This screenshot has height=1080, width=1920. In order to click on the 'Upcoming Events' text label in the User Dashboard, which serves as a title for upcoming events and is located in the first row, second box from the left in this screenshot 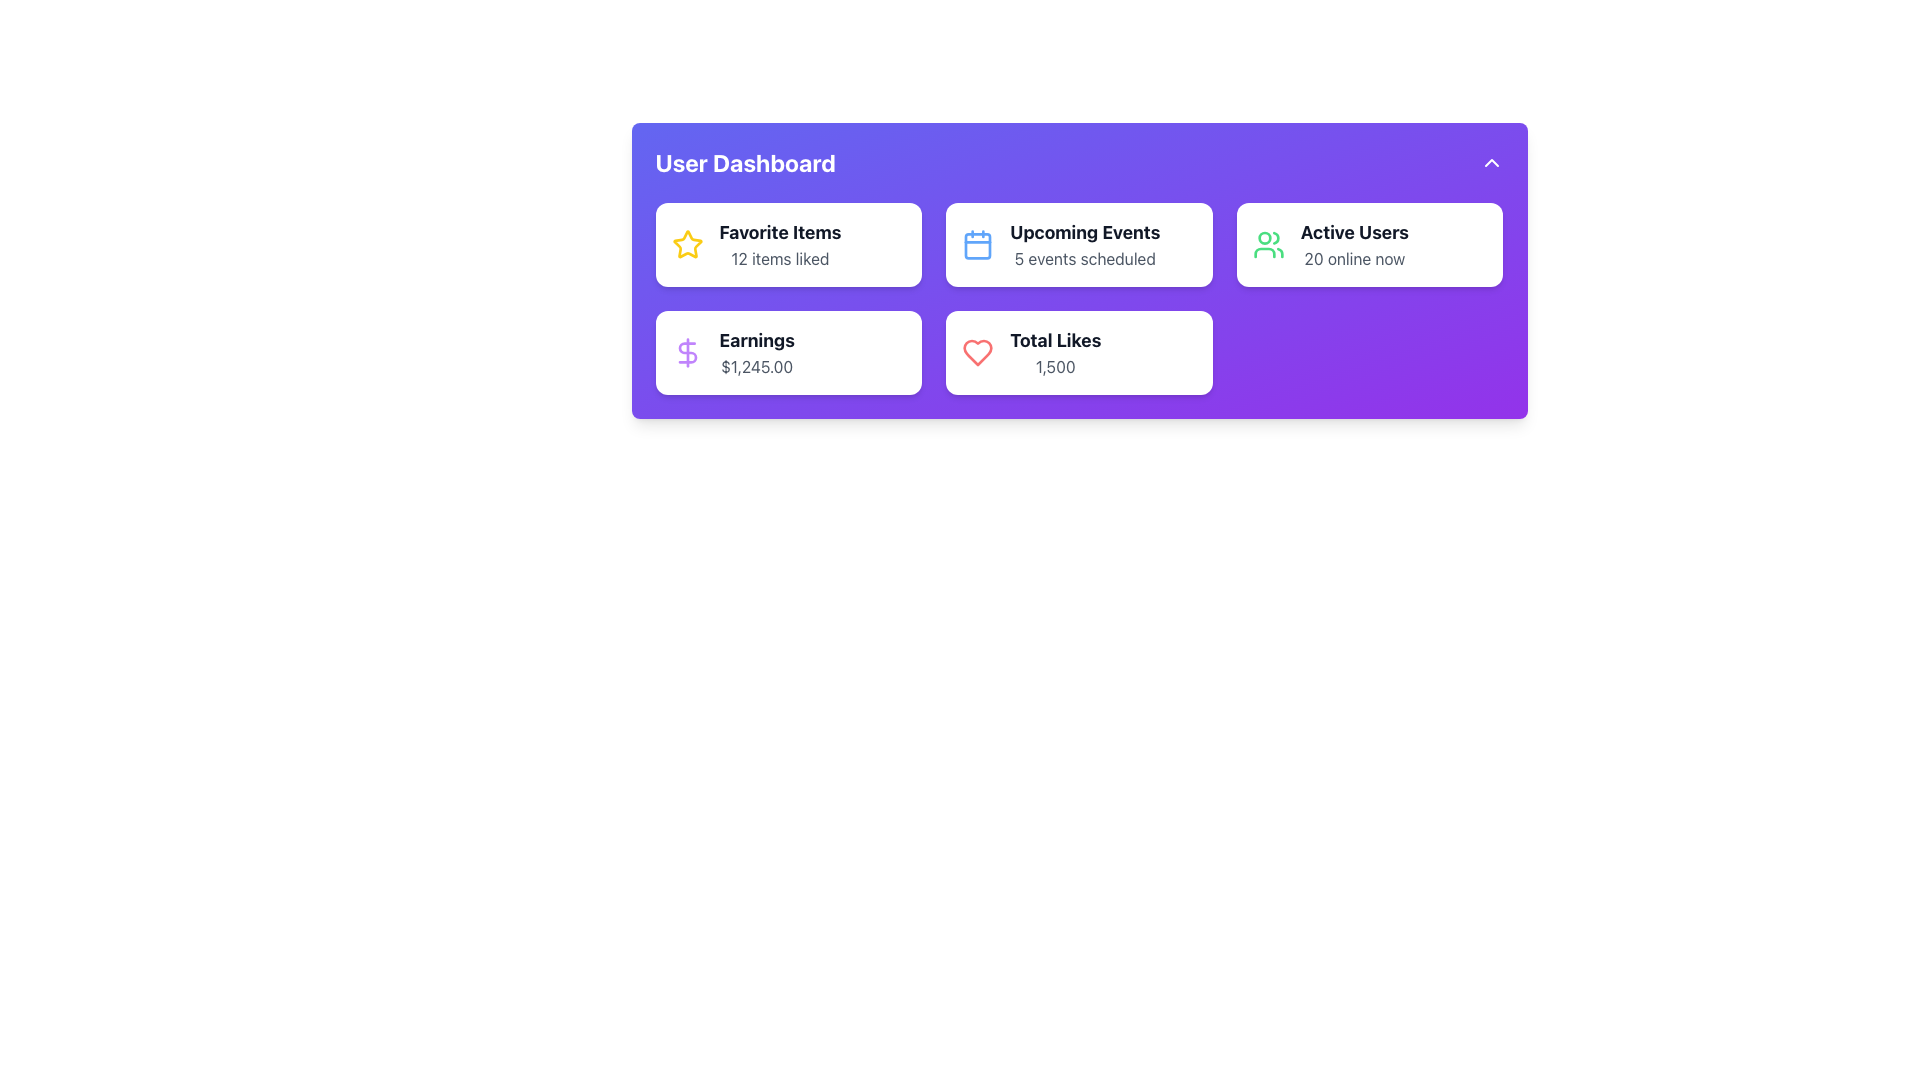, I will do `click(1084, 231)`.